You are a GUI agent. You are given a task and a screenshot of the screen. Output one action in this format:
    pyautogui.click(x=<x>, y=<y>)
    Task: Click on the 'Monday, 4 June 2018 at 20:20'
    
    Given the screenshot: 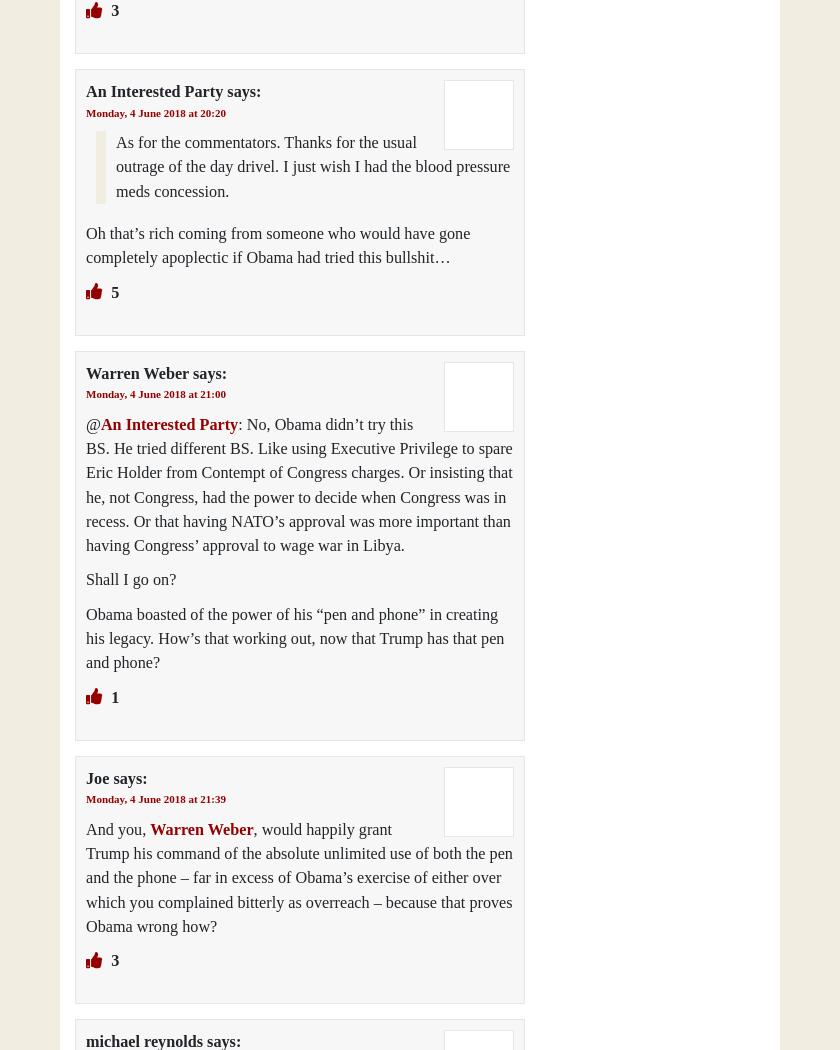 What is the action you would take?
    pyautogui.click(x=86, y=112)
    